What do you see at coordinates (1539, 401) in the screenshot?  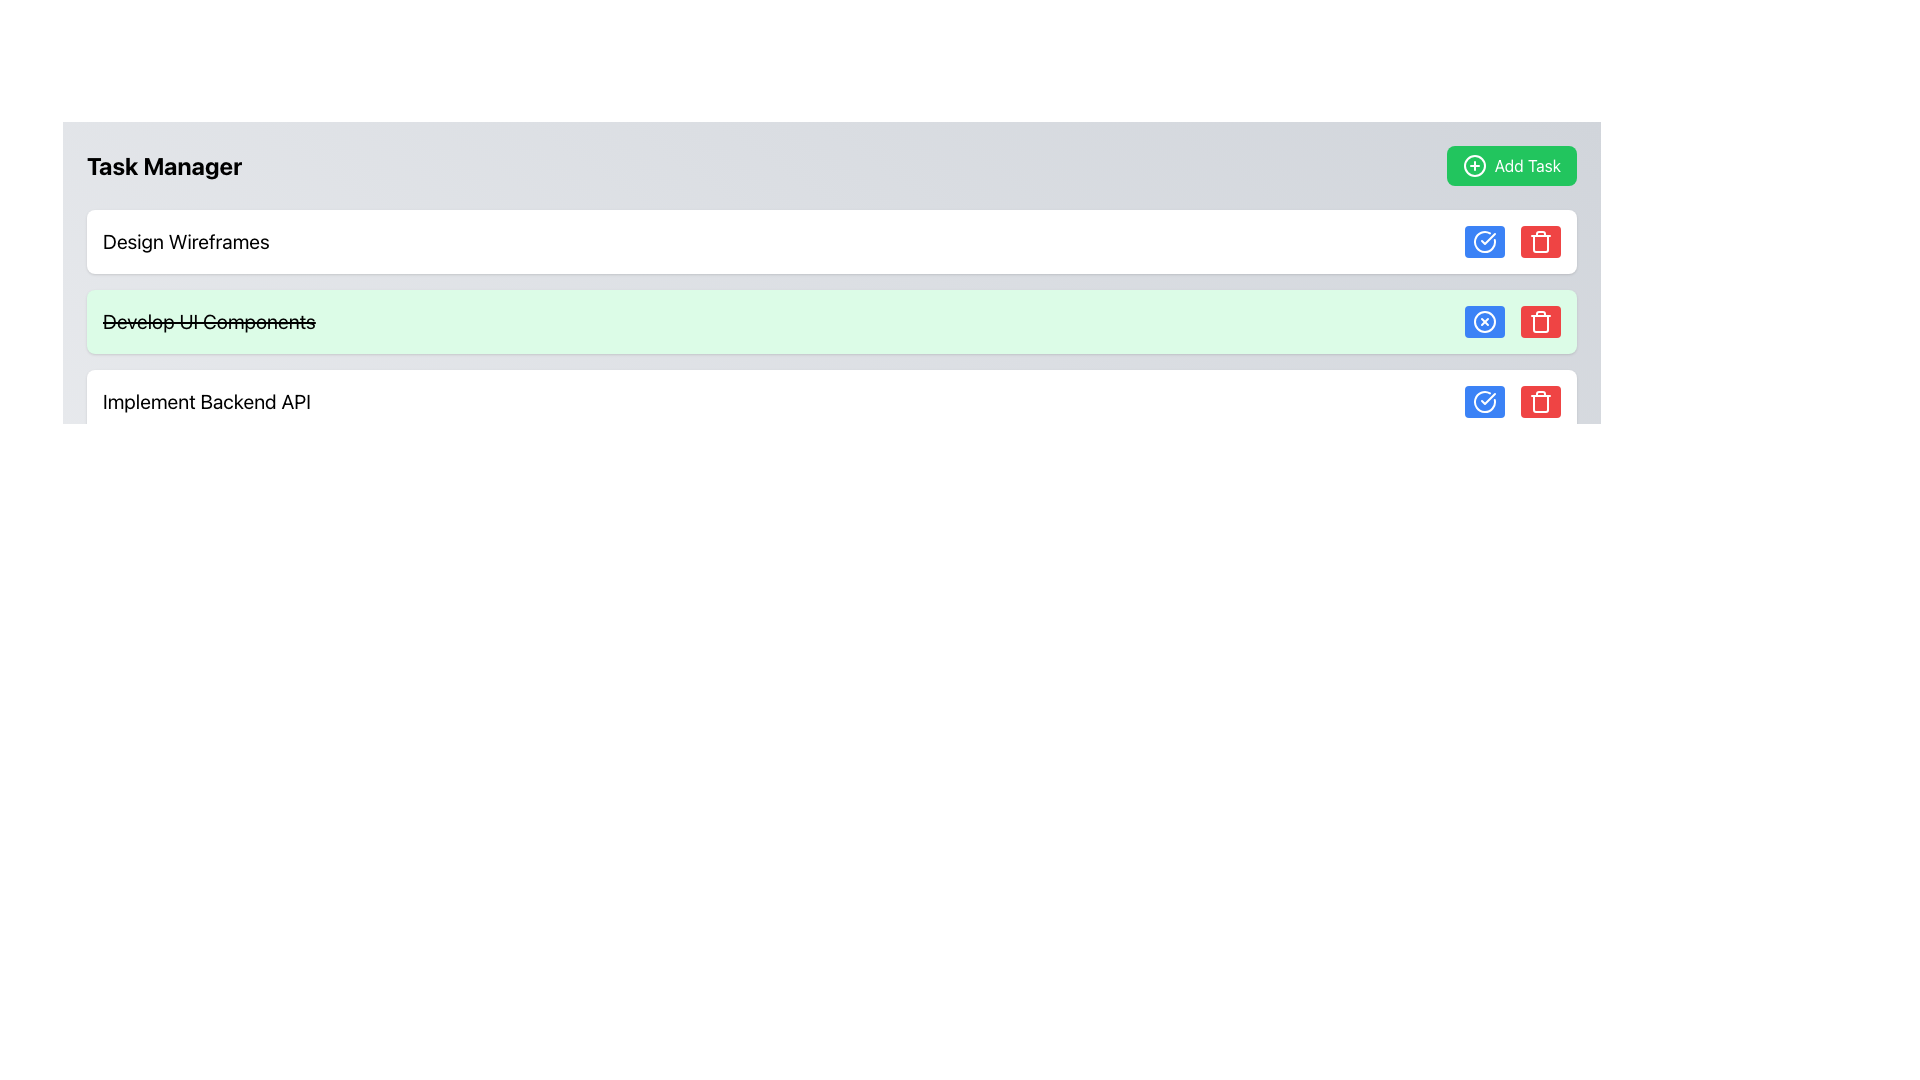 I see `the trash icon button with a red background located to the far-right of the task labeled 'Develop UI Components'` at bounding box center [1539, 401].